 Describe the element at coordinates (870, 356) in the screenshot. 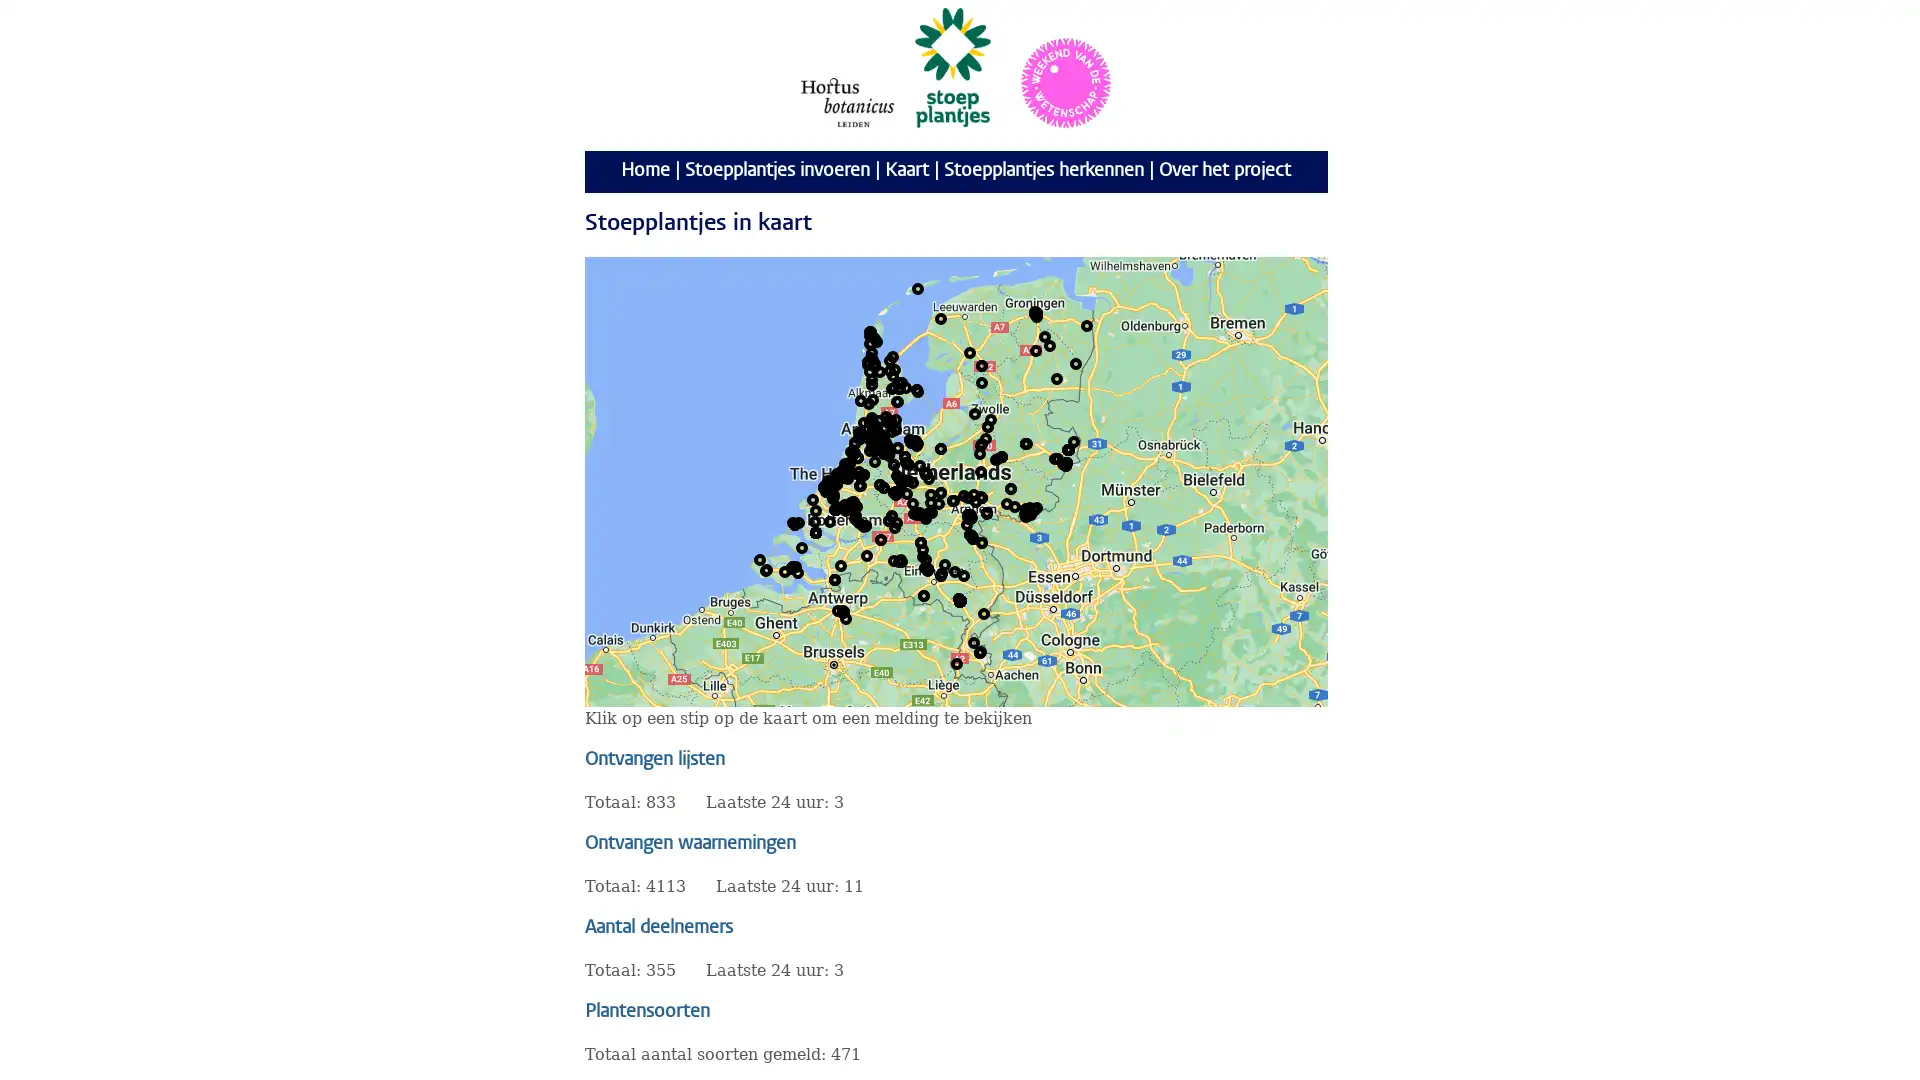

I see `Telling van op 26 juni 2022` at that location.